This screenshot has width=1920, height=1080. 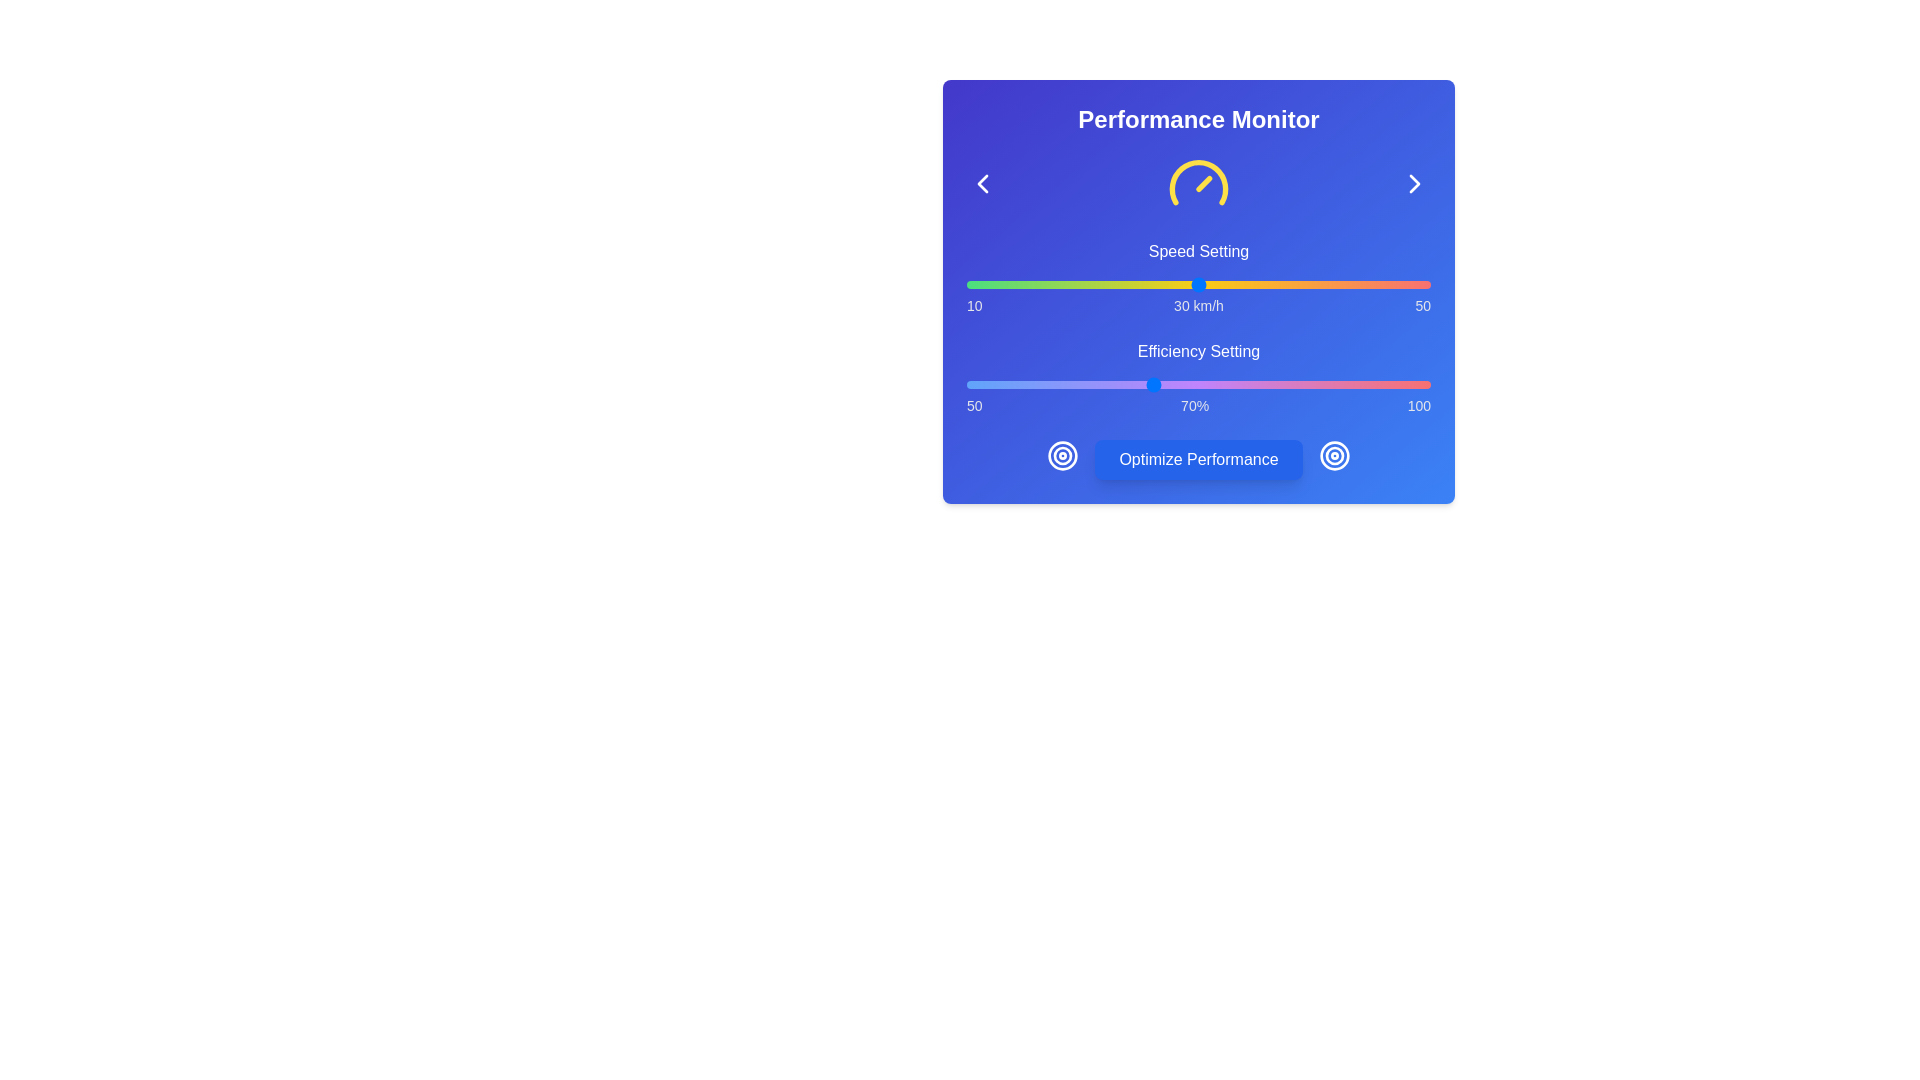 I want to click on the speed setting to 35 km/h by interacting with the slider, so click(x=1256, y=285).